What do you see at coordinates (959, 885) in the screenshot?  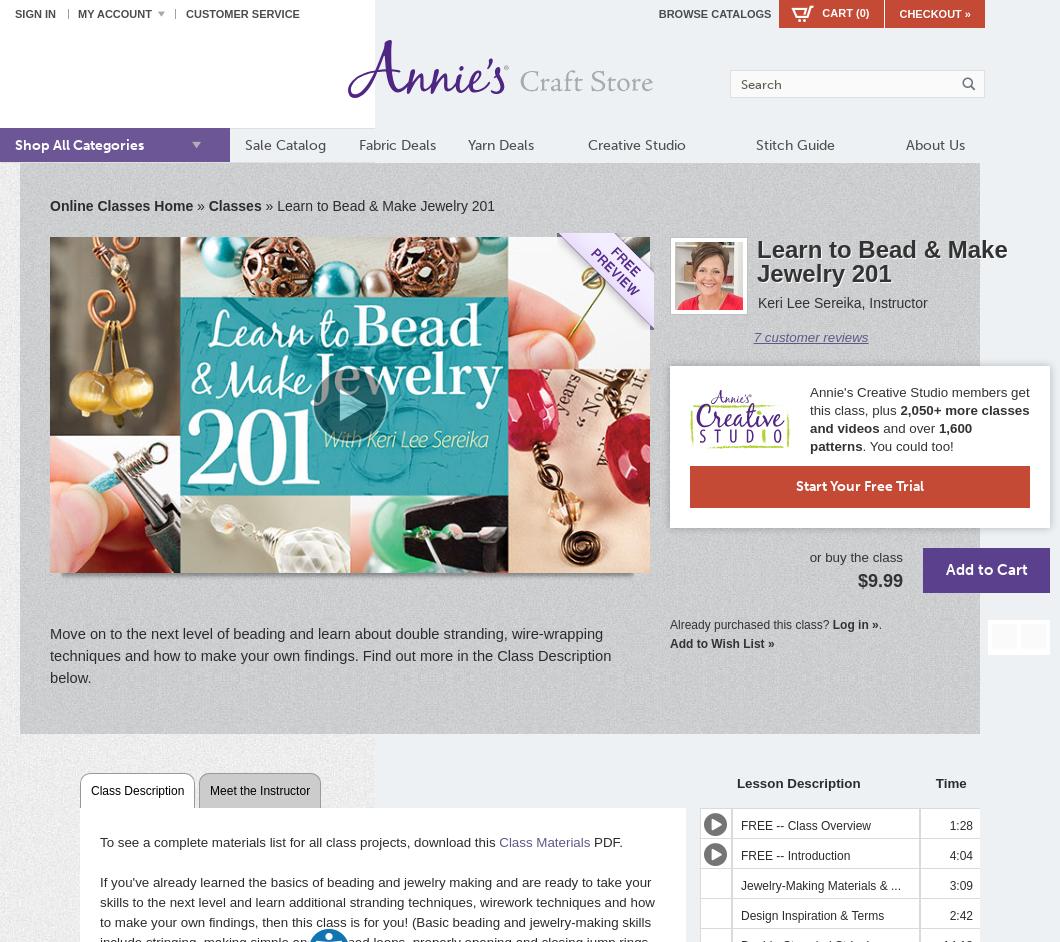 I see `'3:09'` at bounding box center [959, 885].